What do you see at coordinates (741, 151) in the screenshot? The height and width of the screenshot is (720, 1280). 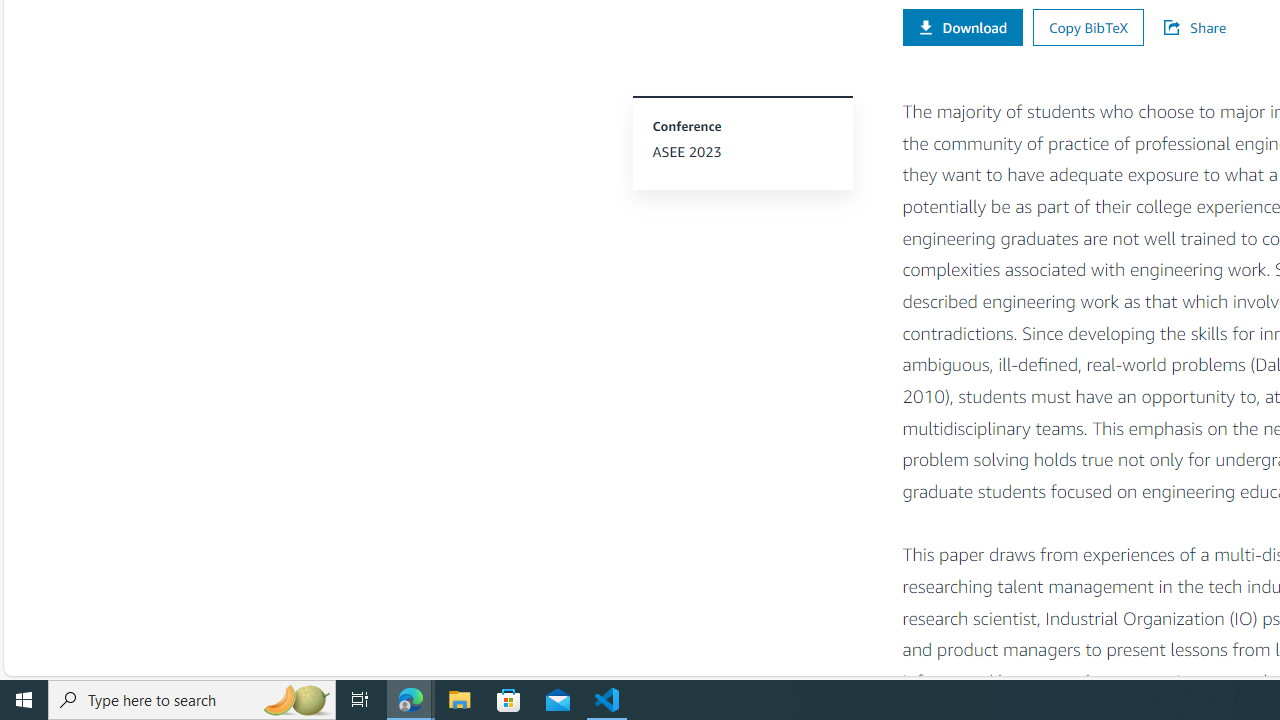 I see `'ASEE 2023'` at bounding box center [741, 151].